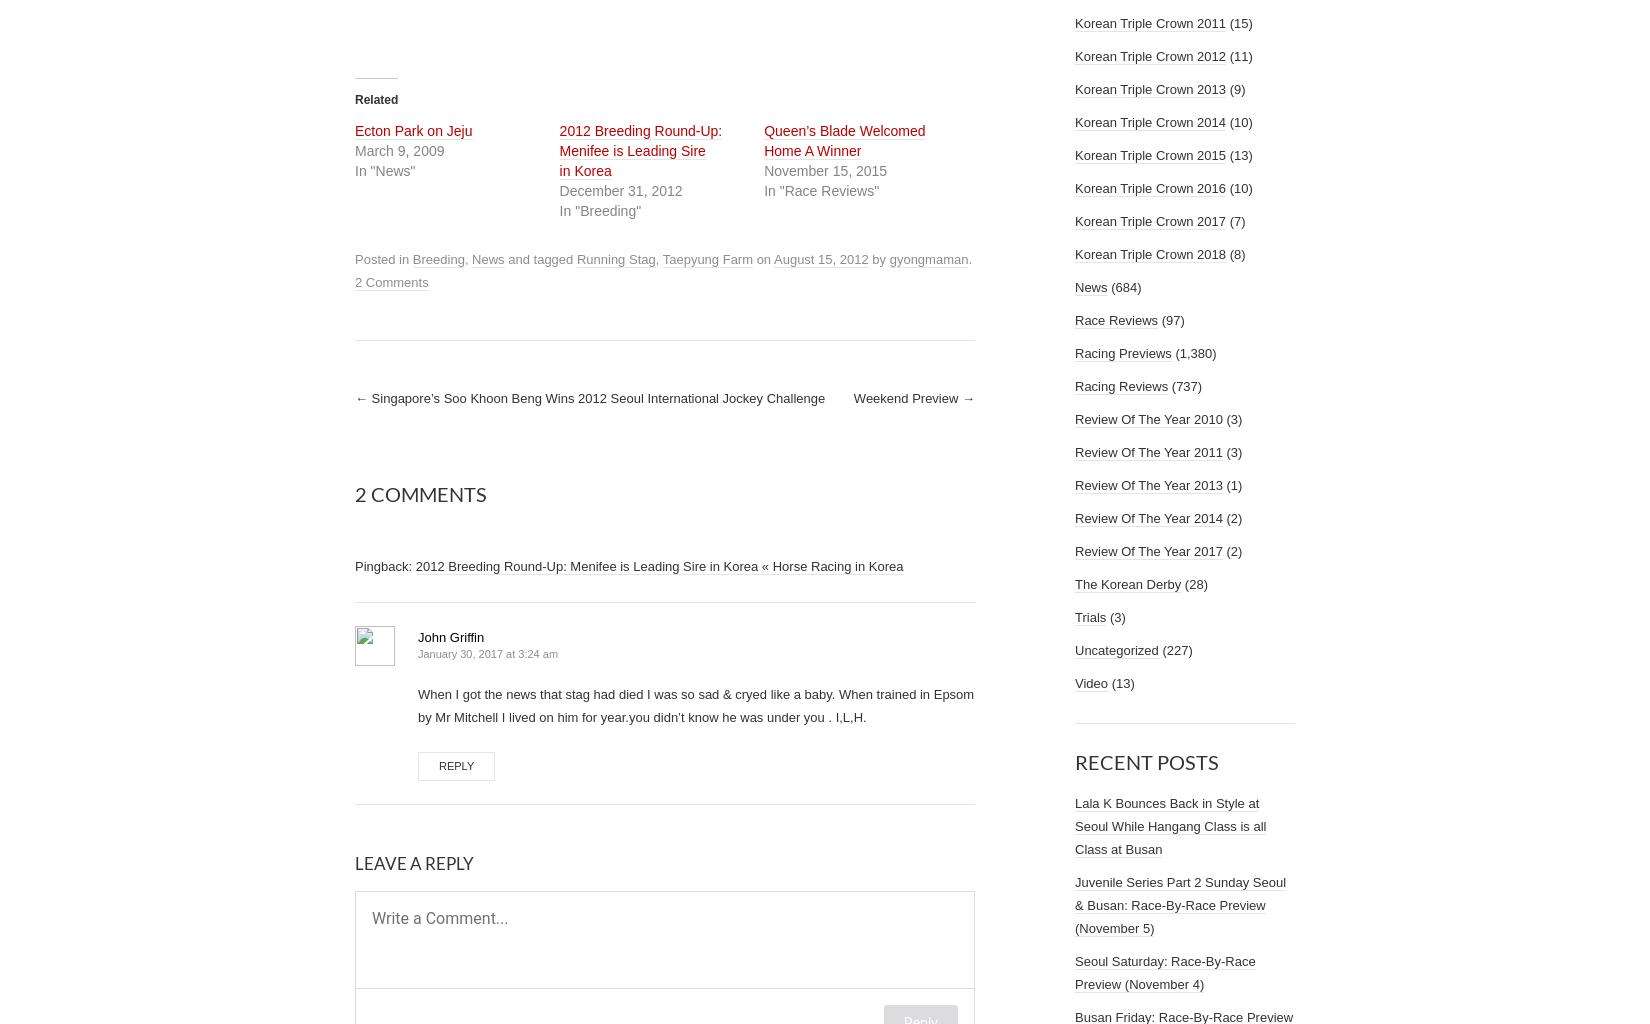 The height and width of the screenshot is (1024, 1650). I want to click on 'Lala K Bounces Back in Style at Seoul While Hangang Class is all Class at Busan', so click(1170, 825).